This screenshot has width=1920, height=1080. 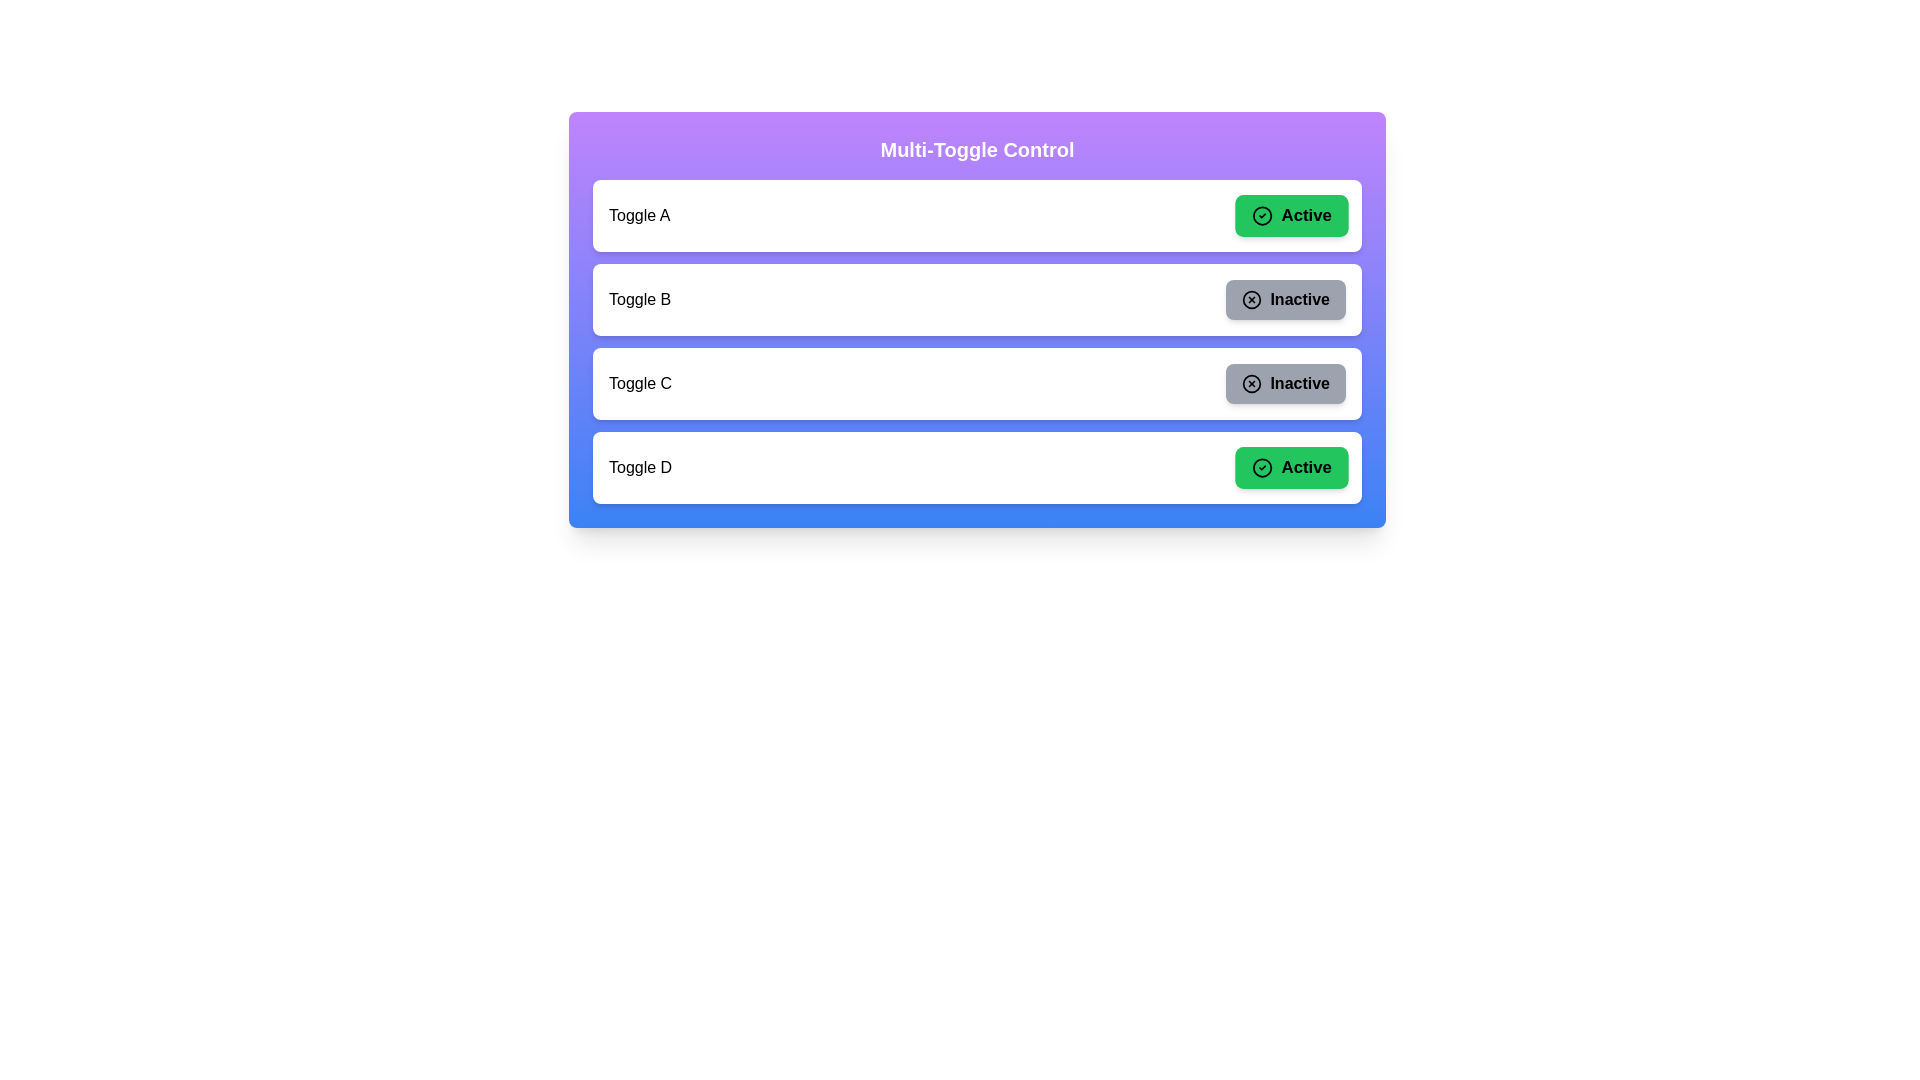 I want to click on the 'Inactive' text label of the toggle button for 'Toggle B', which indicates its status in the multi-toggle control interface, so click(x=1300, y=300).